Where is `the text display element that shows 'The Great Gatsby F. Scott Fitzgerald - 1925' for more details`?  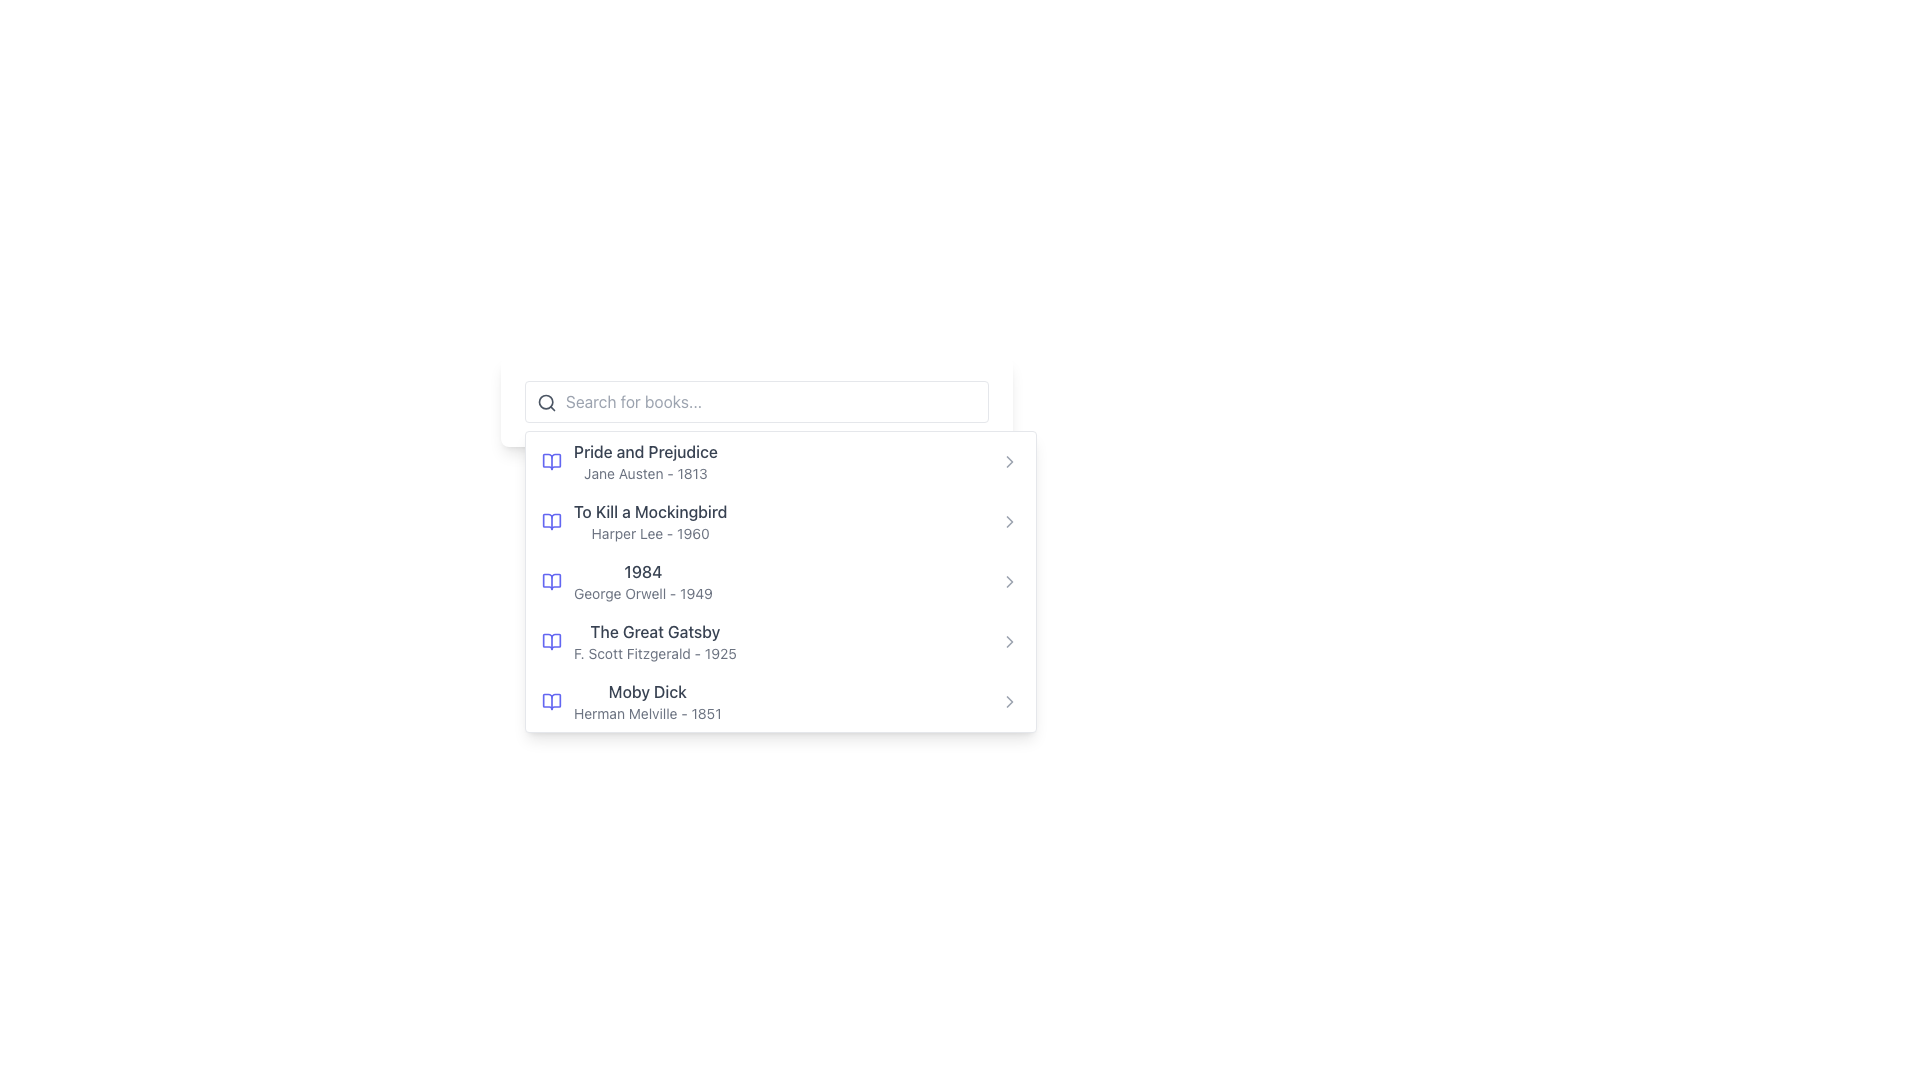 the text display element that shows 'The Great Gatsby F. Scott Fitzgerald - 1925' for more details is located at coordinates (655, 641).